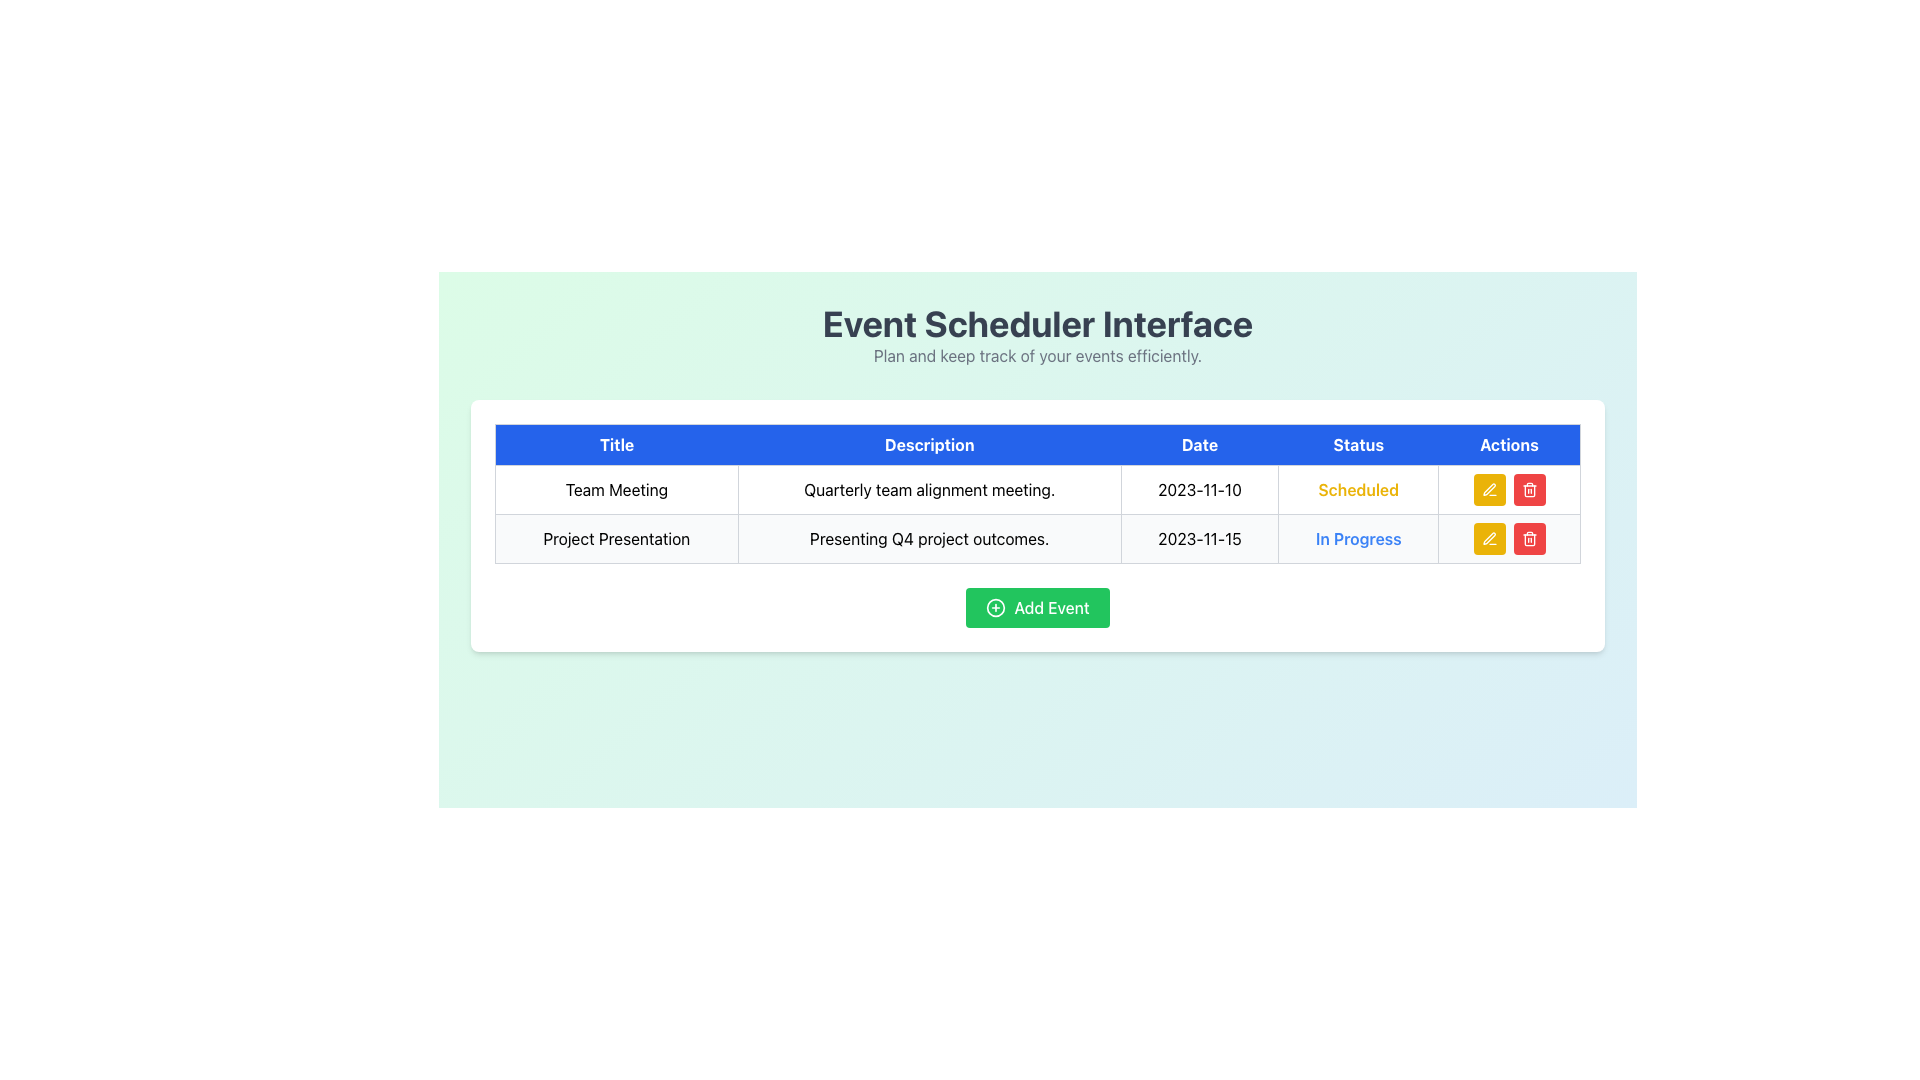 Image resolution: width=1920 pixels, height=1080 pixels. What do you see at coordinates (1488, 536) in the screenshot?
I see `the pen icon in the 'Actions' column of the second row in the table to initiate editing` at bounding box center [1488, 536].